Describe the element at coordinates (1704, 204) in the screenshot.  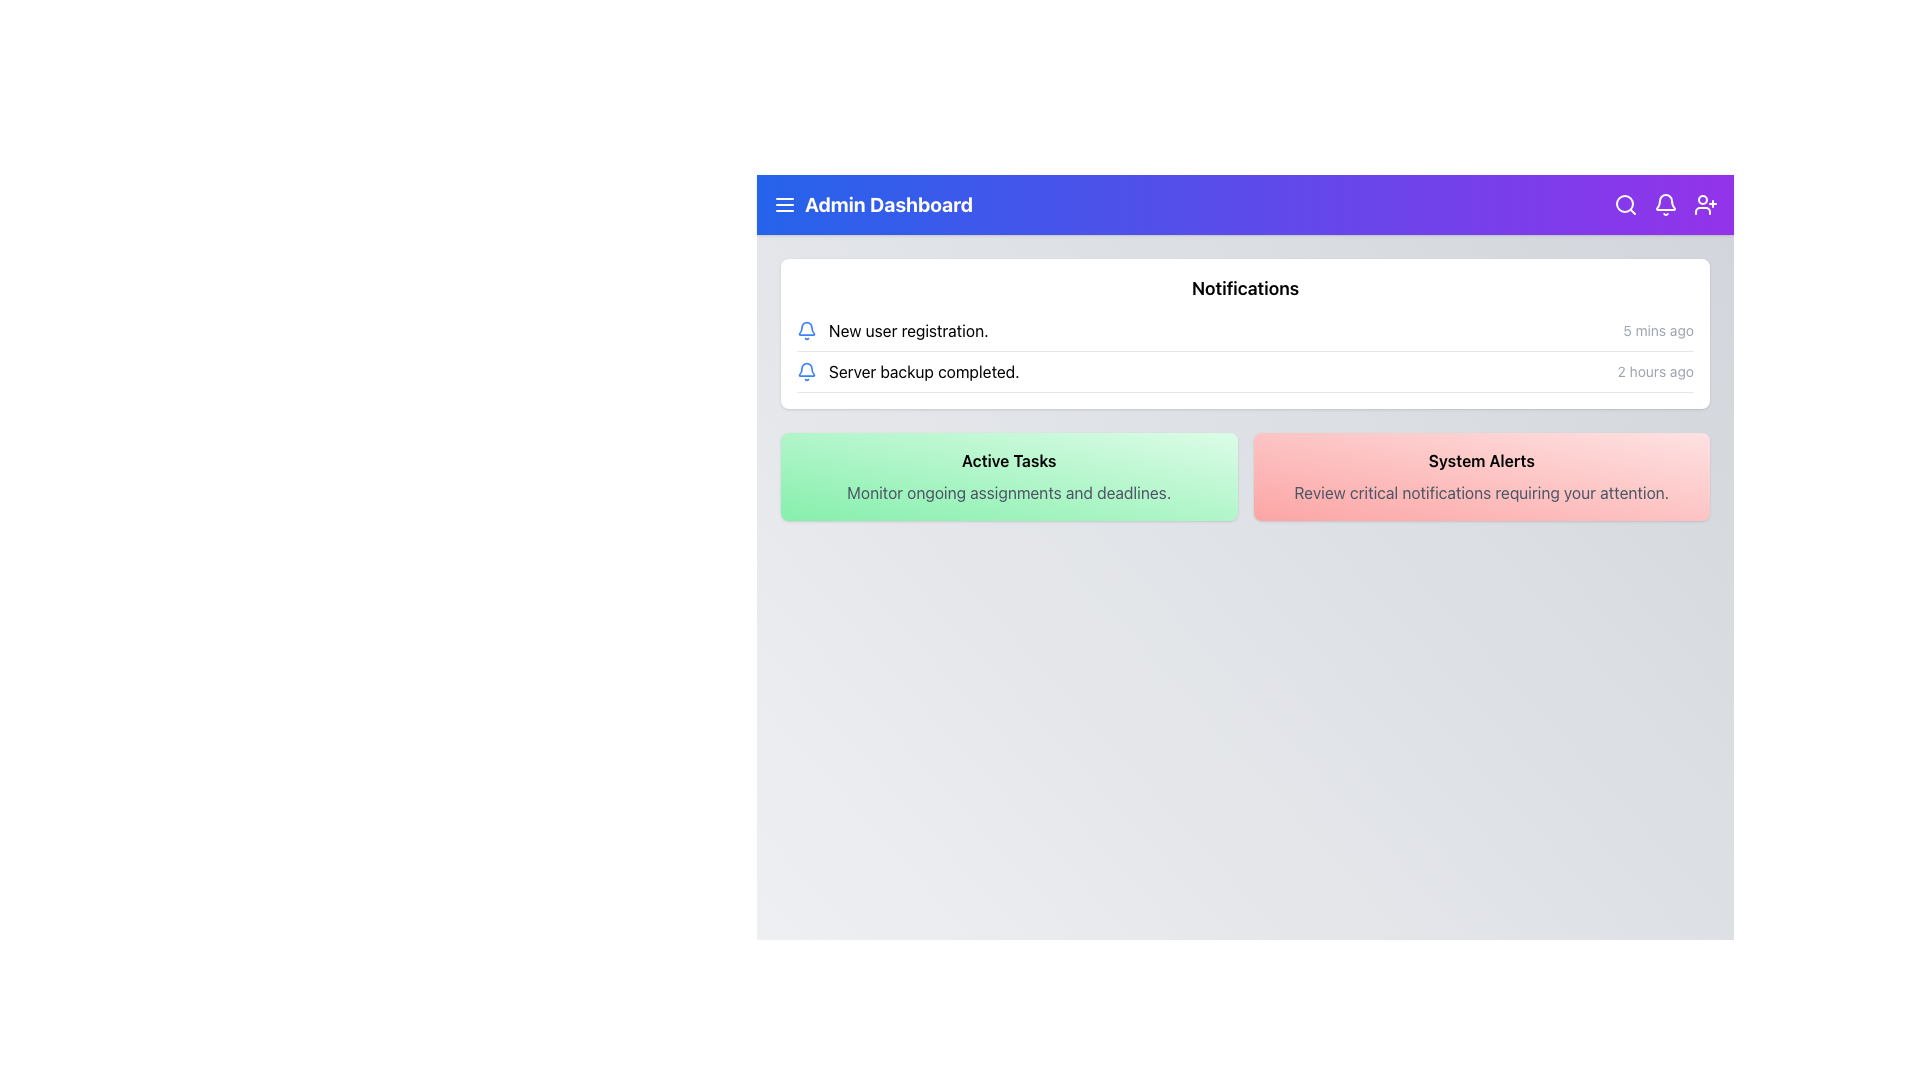
I see `the icon button located at the far right of the top navigation bar, which is the fourth icon in sequence` at that location.